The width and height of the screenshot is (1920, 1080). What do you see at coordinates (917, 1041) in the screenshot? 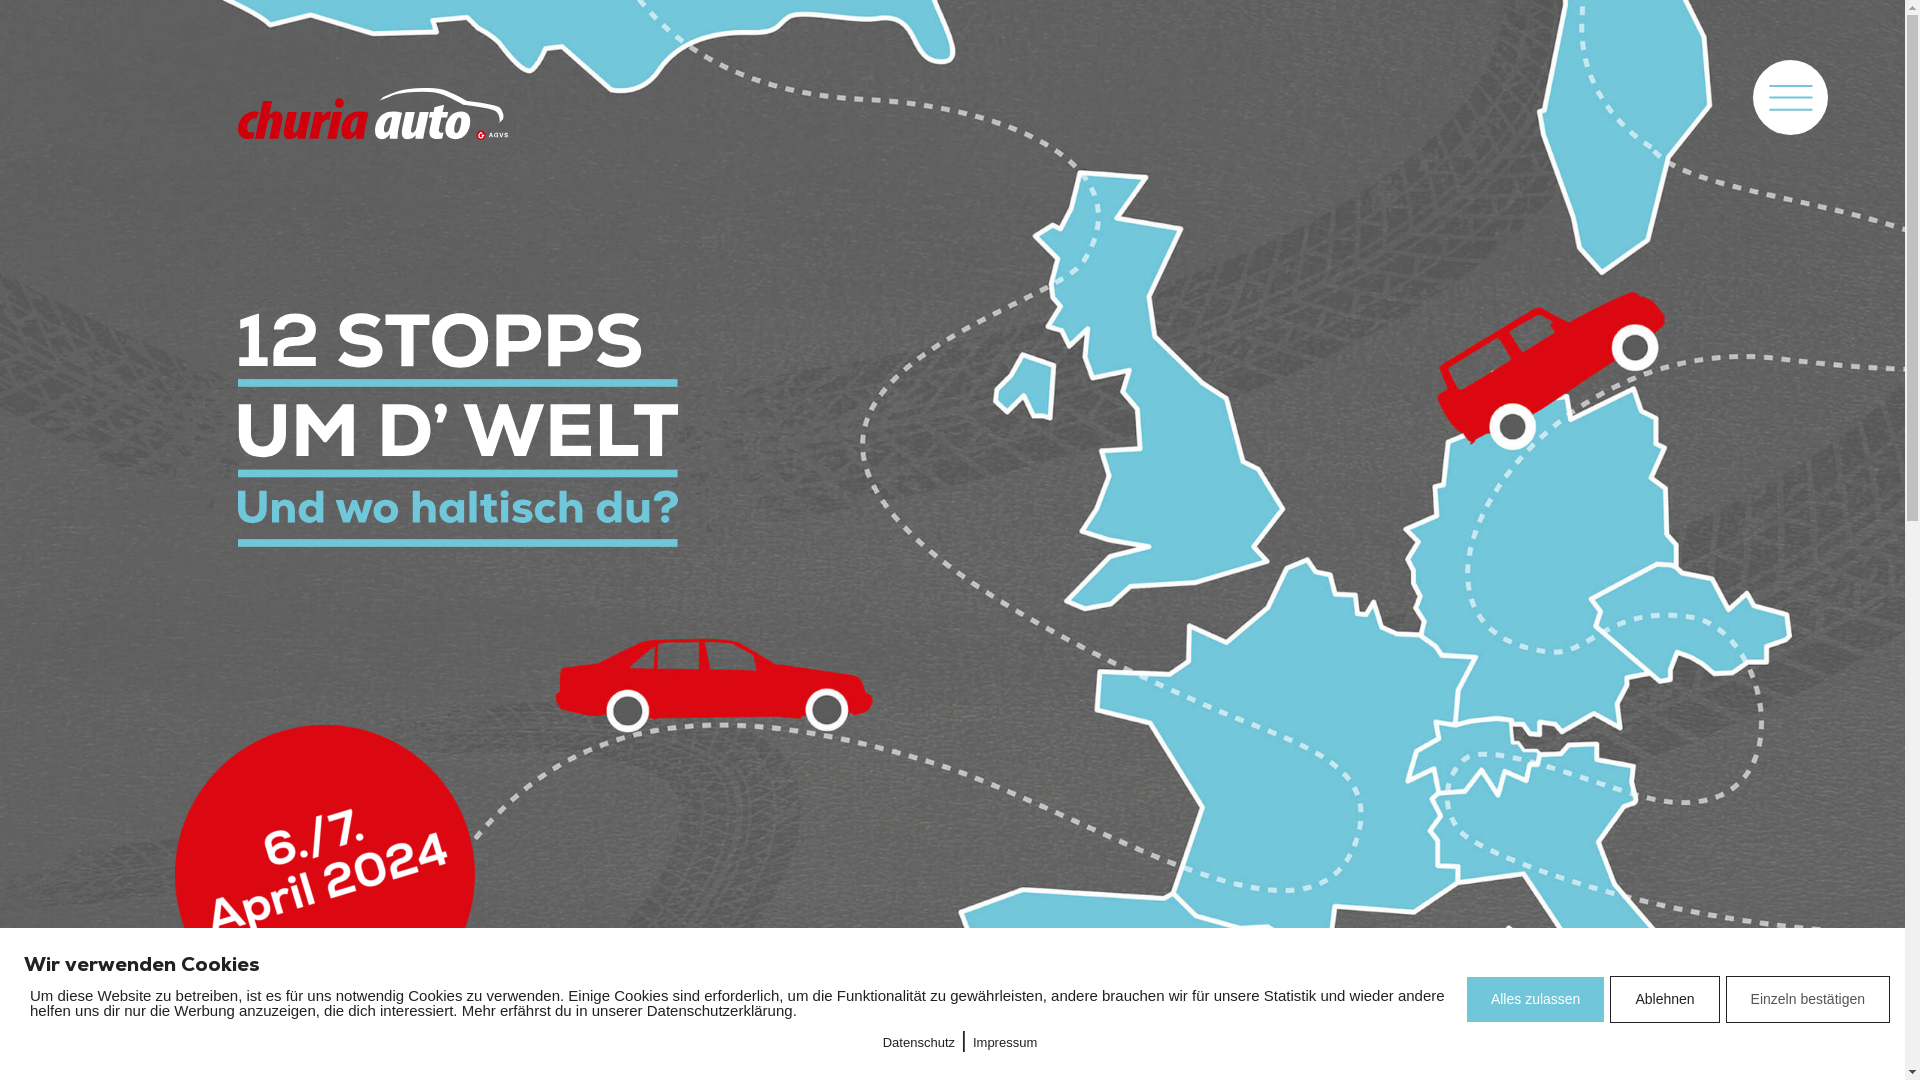
I see `'Datenschutz'` at bounding box center [917, 1041].